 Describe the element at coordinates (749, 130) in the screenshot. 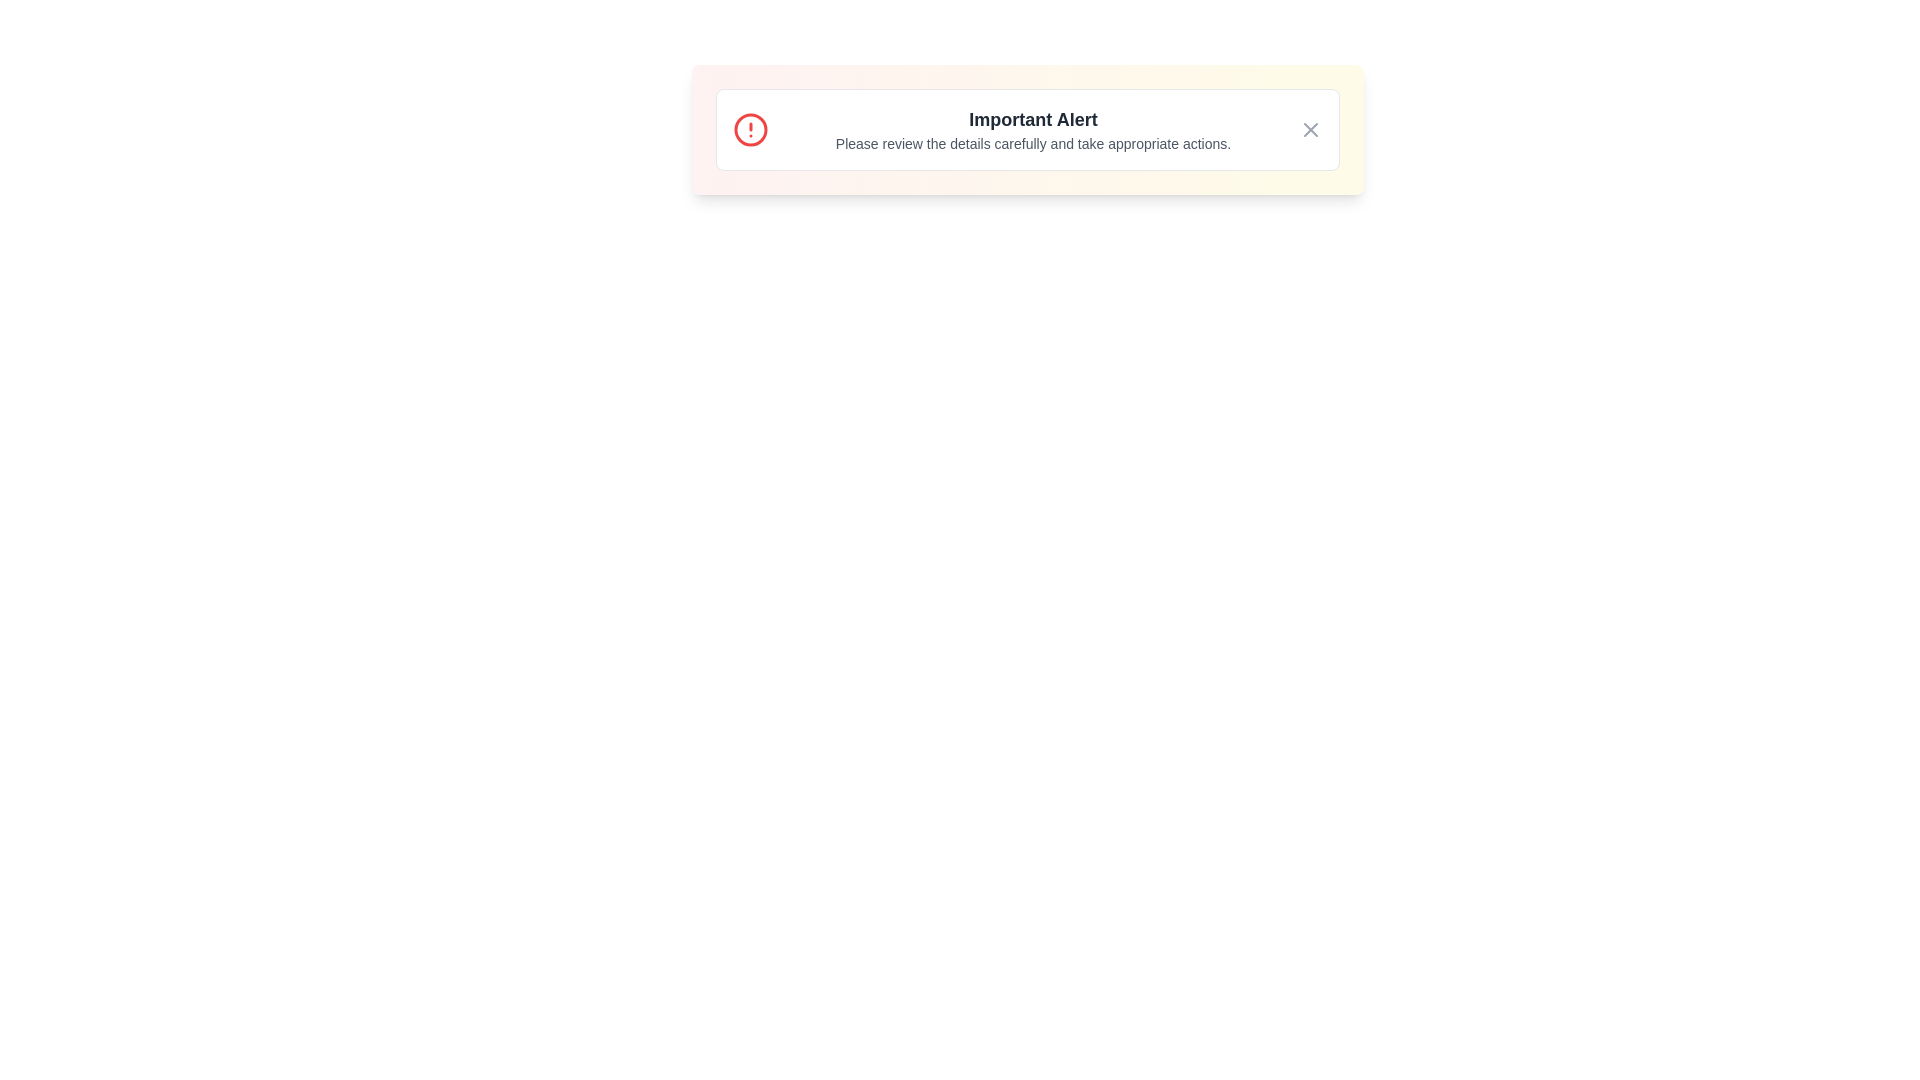

I see `the circular graphical element with a red border, which is part of a red alert icon on the left side of the notification banner` at that location.